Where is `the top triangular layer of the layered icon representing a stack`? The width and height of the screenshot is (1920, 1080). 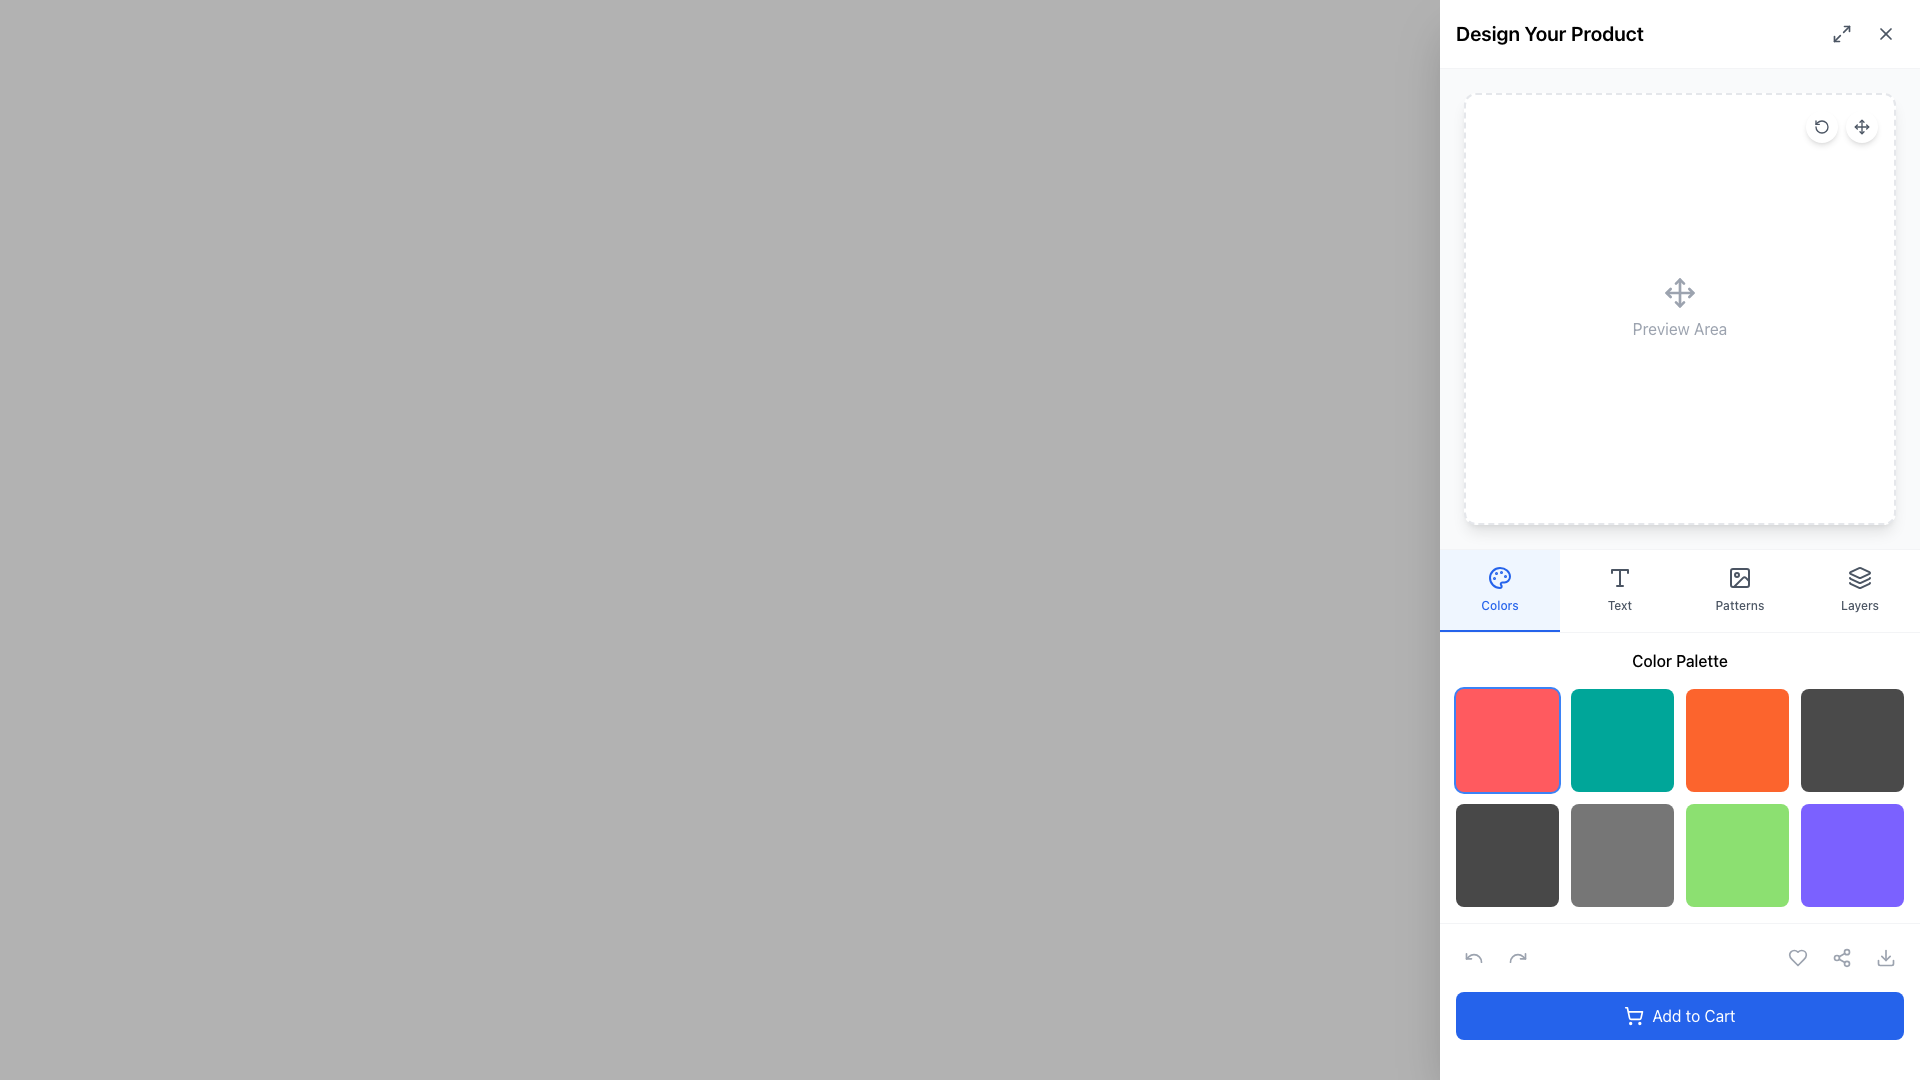
the top triangular layer of the layered icon representing a stack is located at coordinates (1859, 573).